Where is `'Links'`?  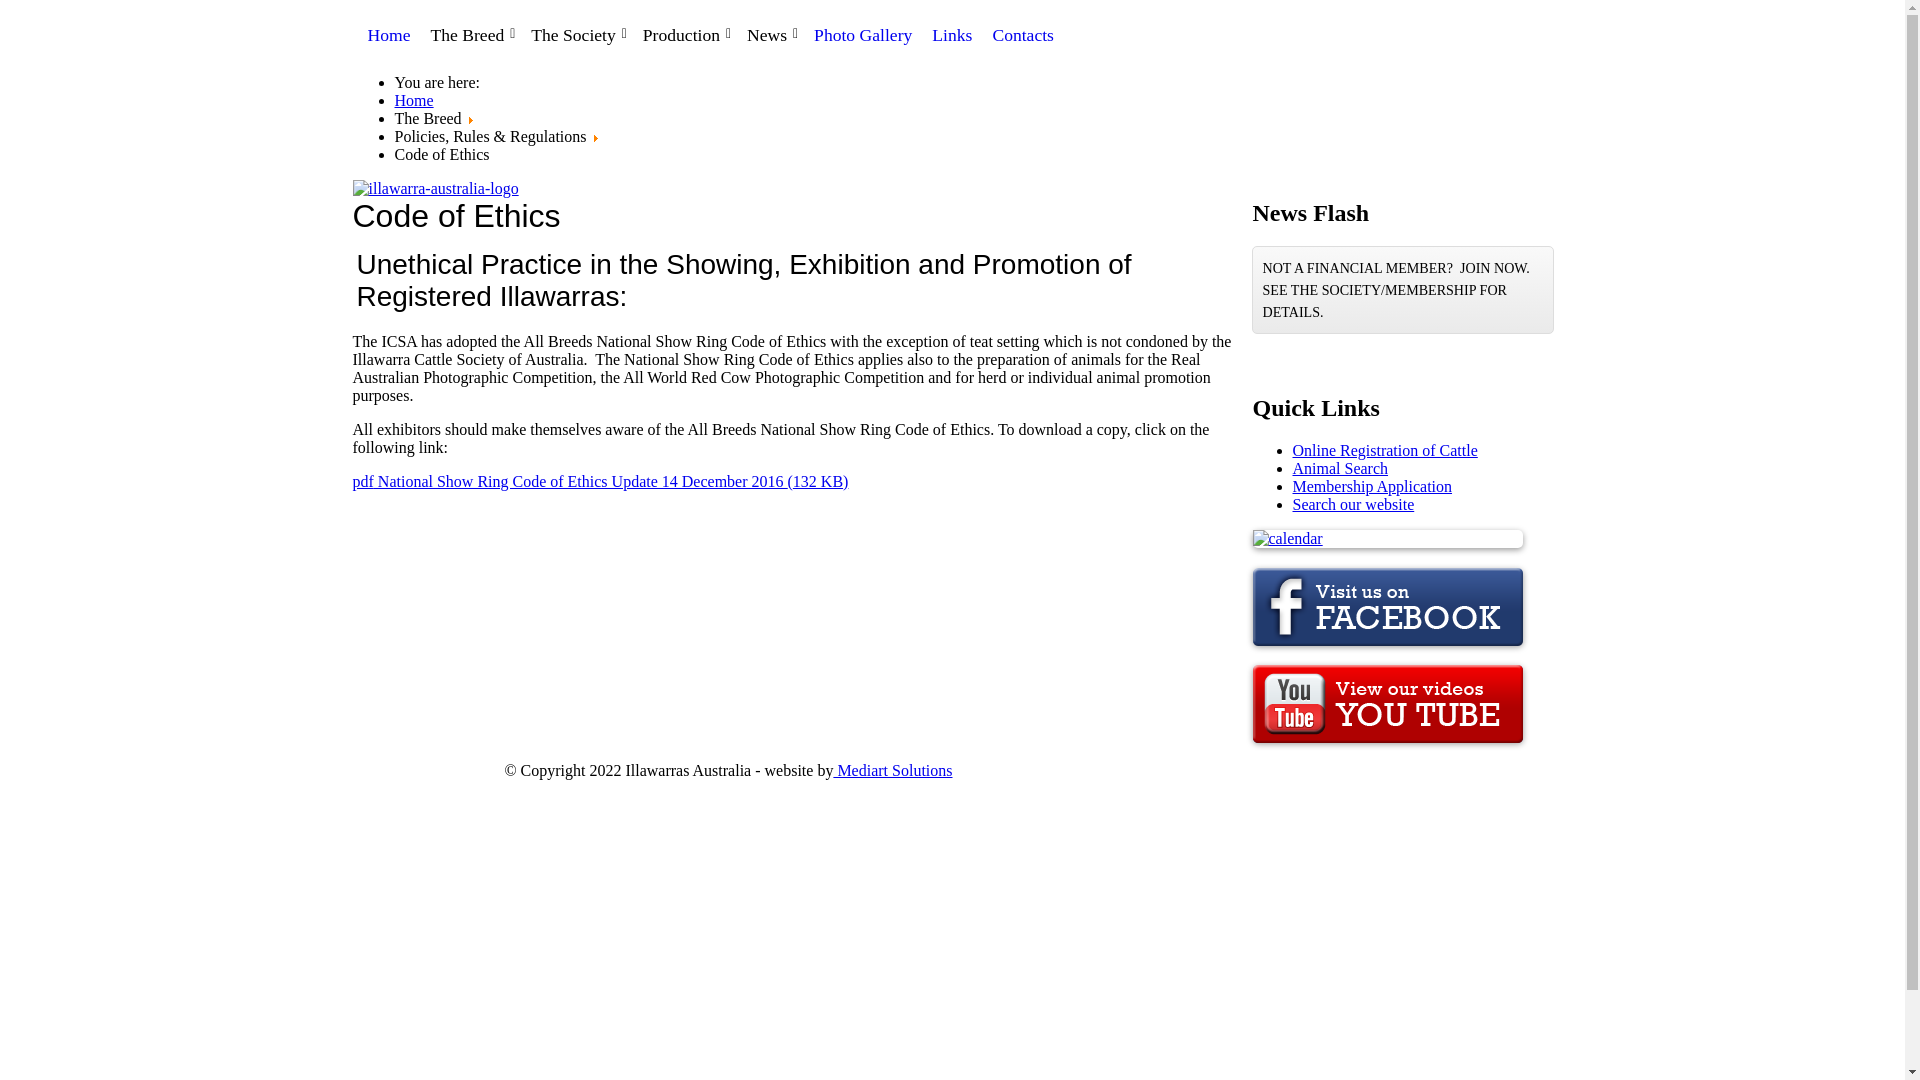 'Links' is located at coordinates (955, 33).